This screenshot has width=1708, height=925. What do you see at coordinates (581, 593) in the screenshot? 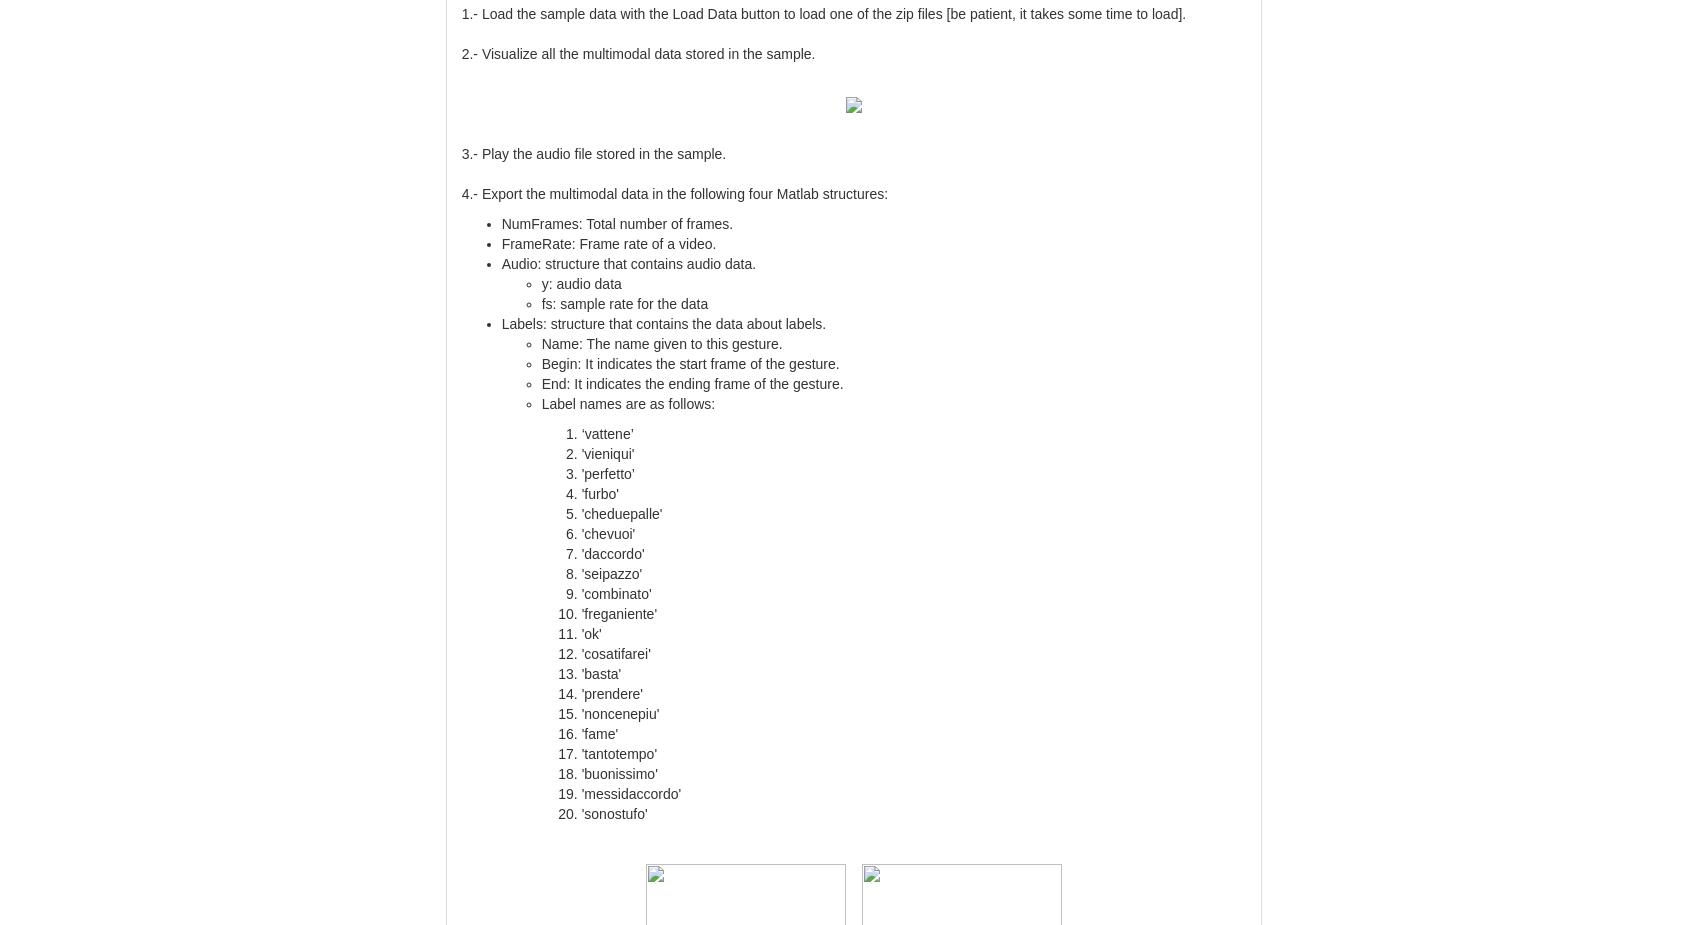
I see `''combinato''` at bounding box center [581, 593].